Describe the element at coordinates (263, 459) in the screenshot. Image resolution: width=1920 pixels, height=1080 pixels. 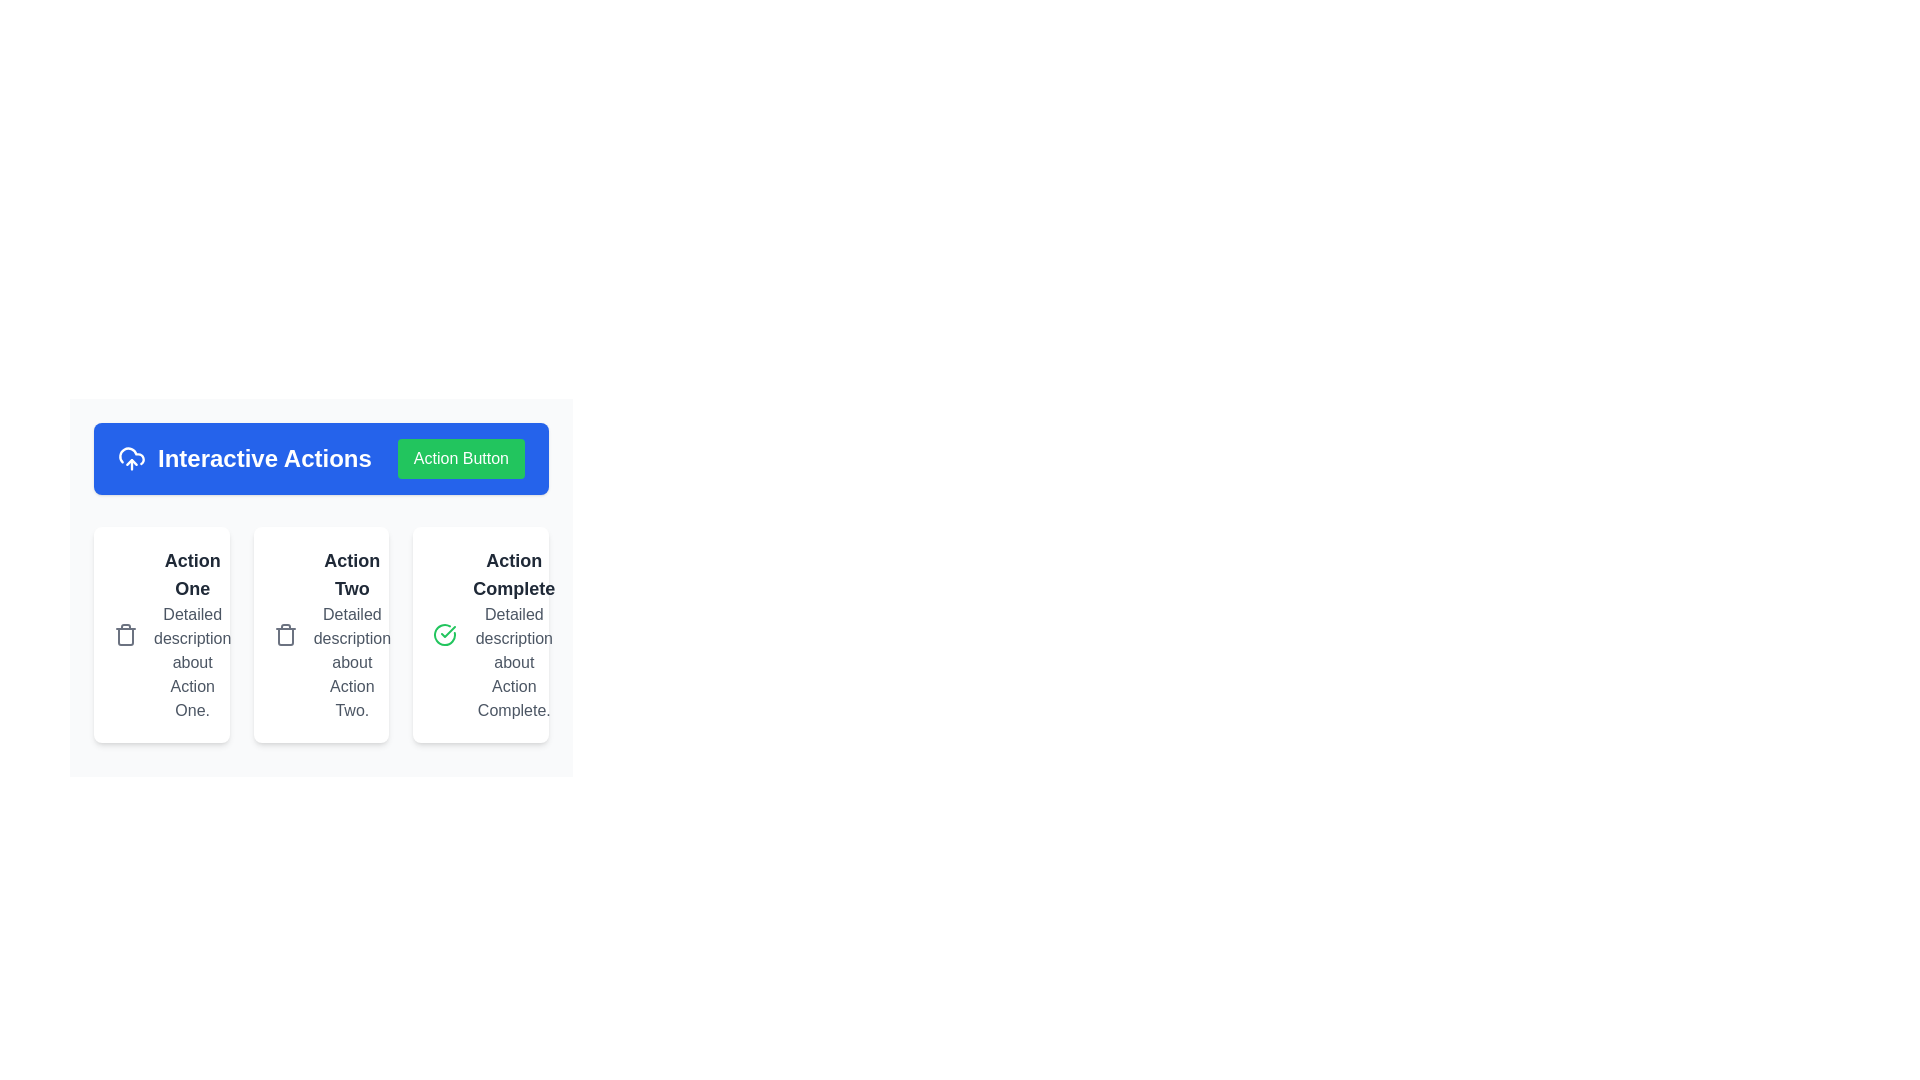
I see `the static text label reading 'Interactive Actions' which is styled with bold white text on a blue background, located at the top left of a horizontal bar` at that location.